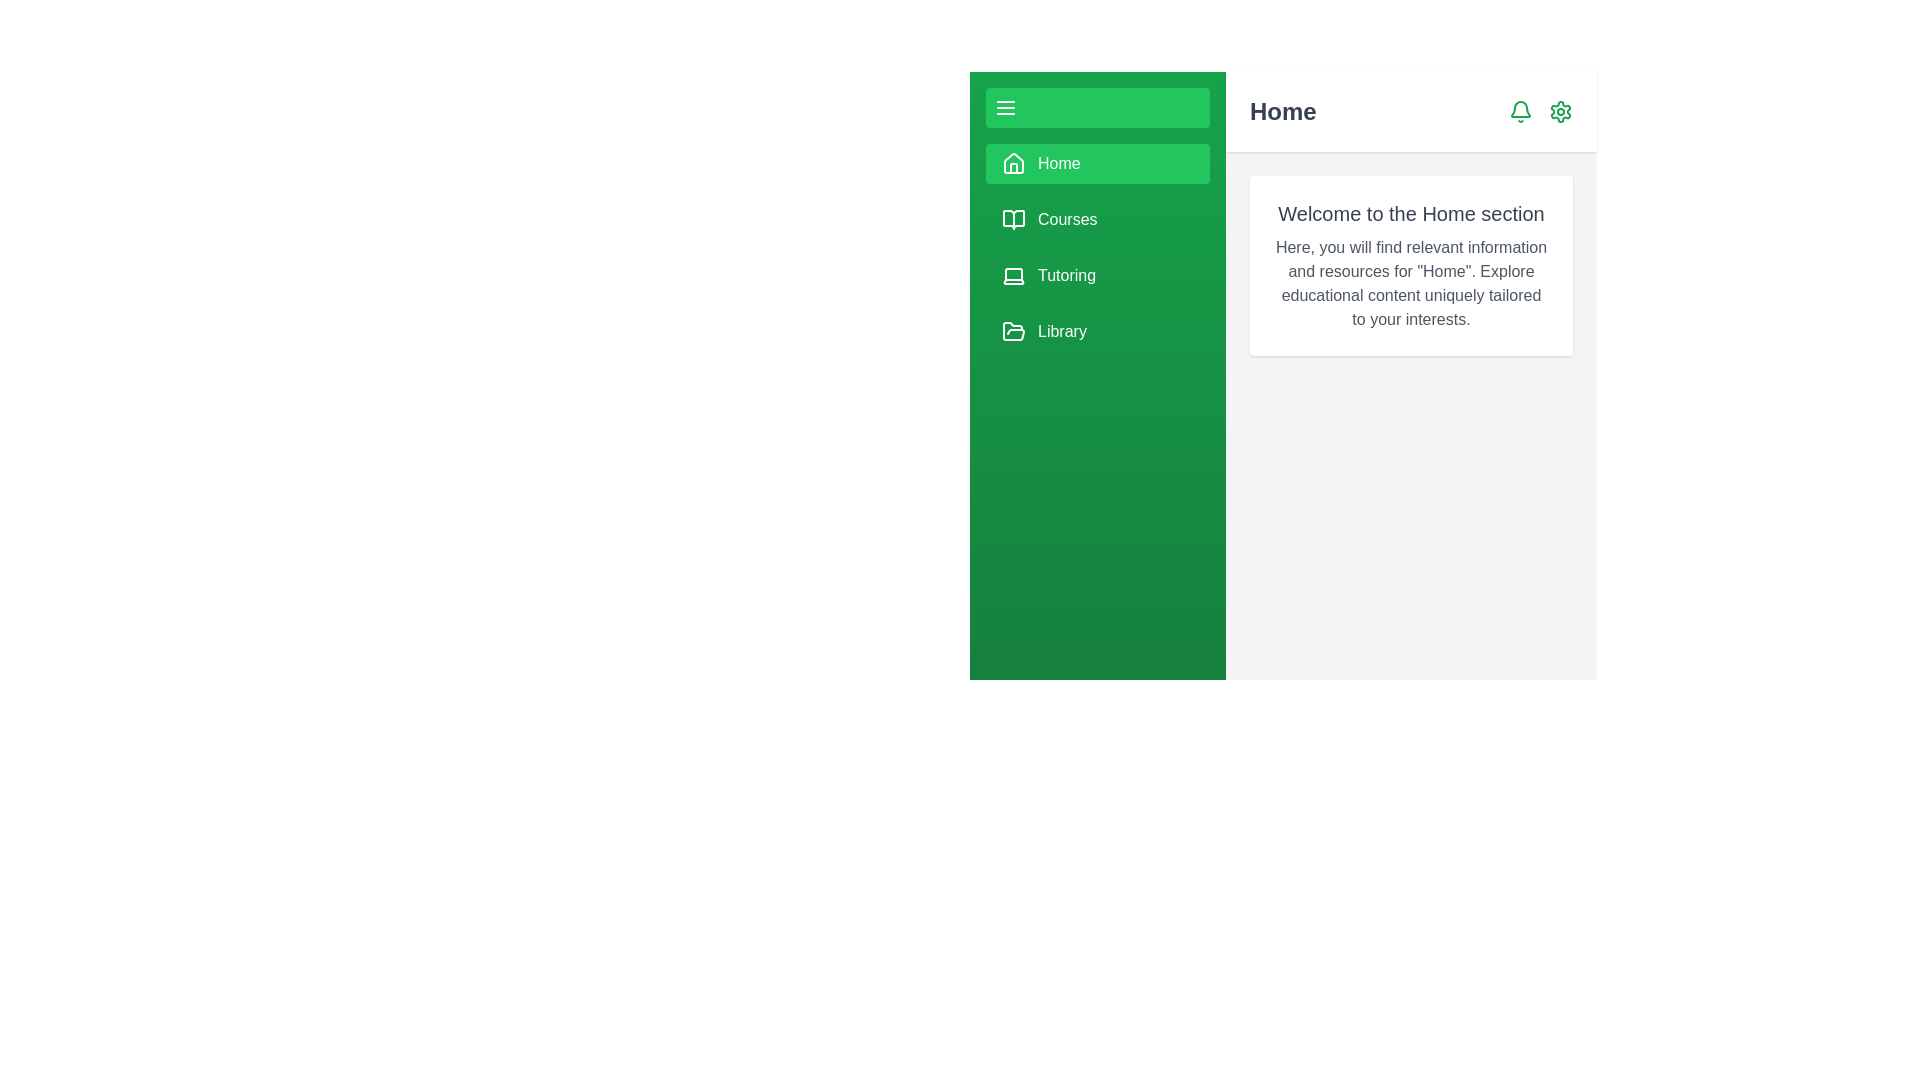 This screenshot has width=1920, height=1080. Describe the element at coordinates (1013, 219) in the screenshot. I see `the open book icon in the navigation menu` at that location.